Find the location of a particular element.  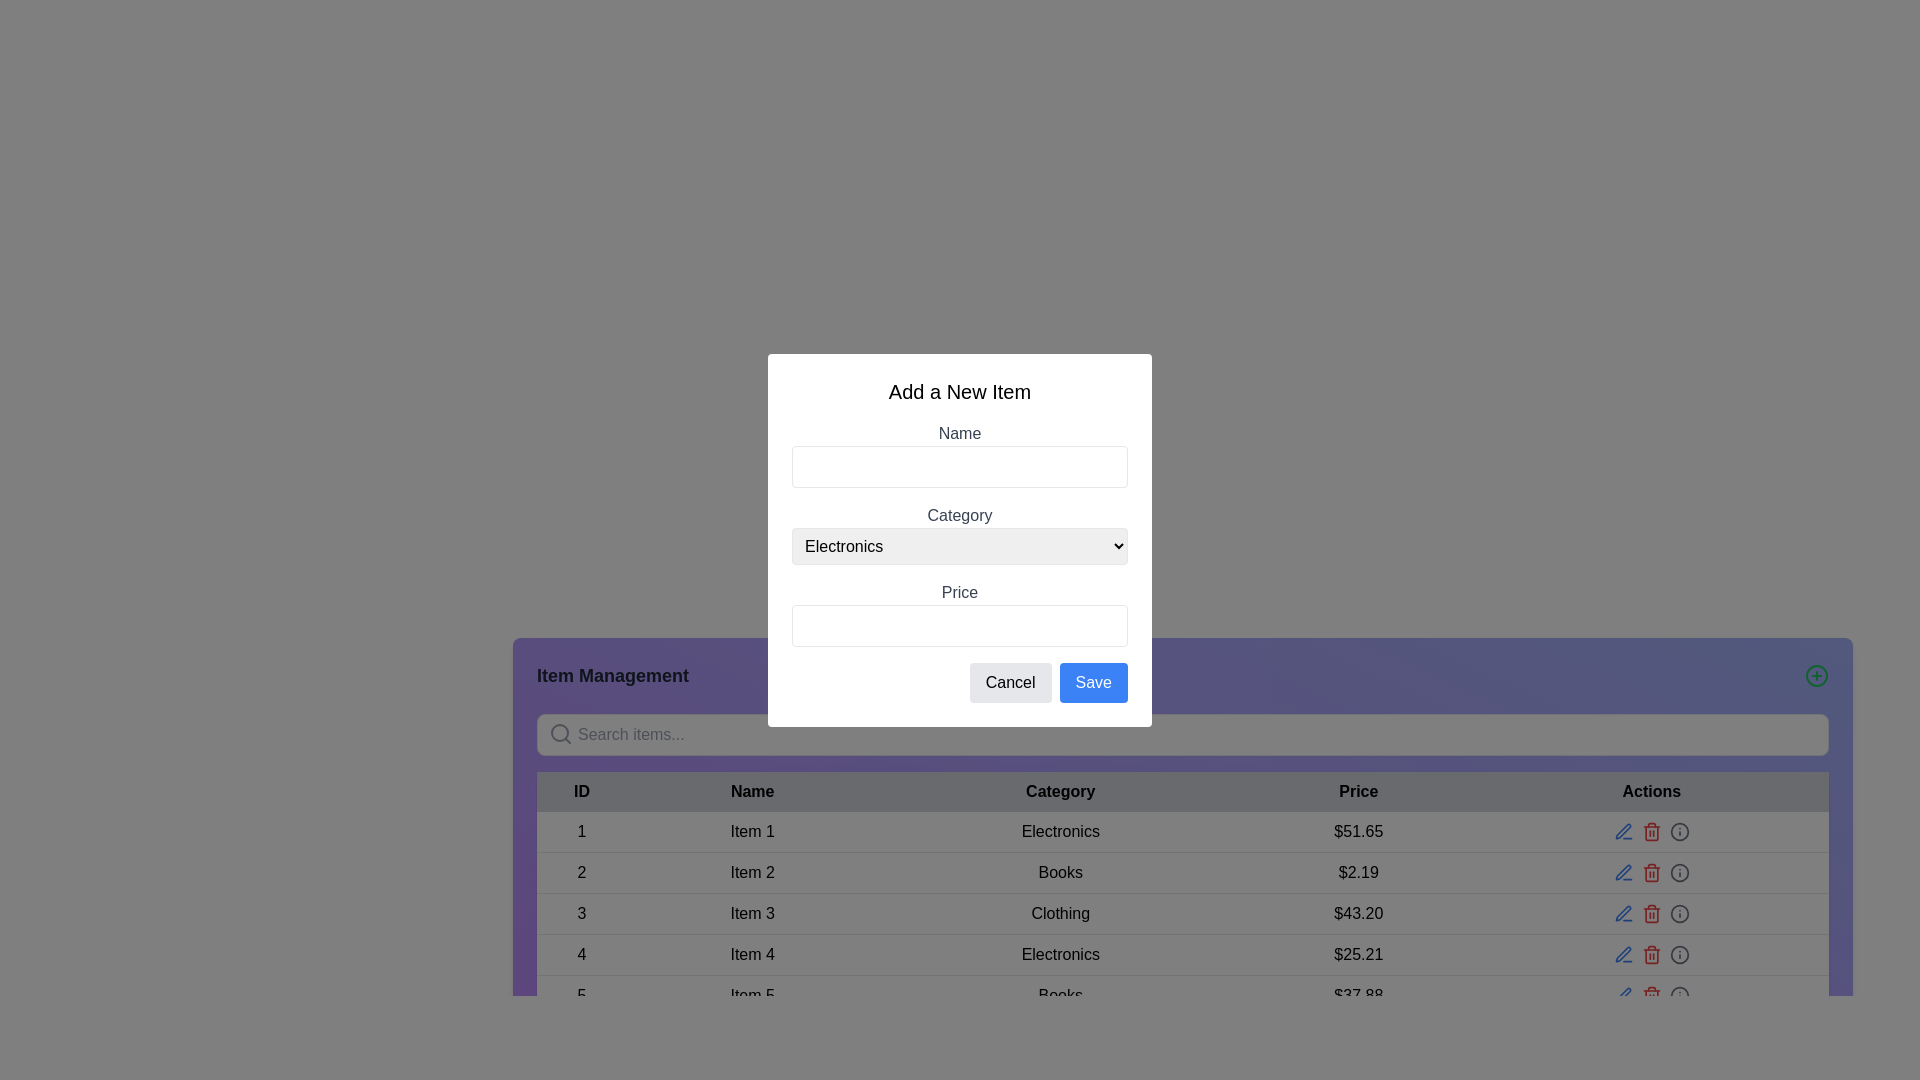

the editing icon located in the top-right corner of the toolbar is located at coordinates (1623, 953).